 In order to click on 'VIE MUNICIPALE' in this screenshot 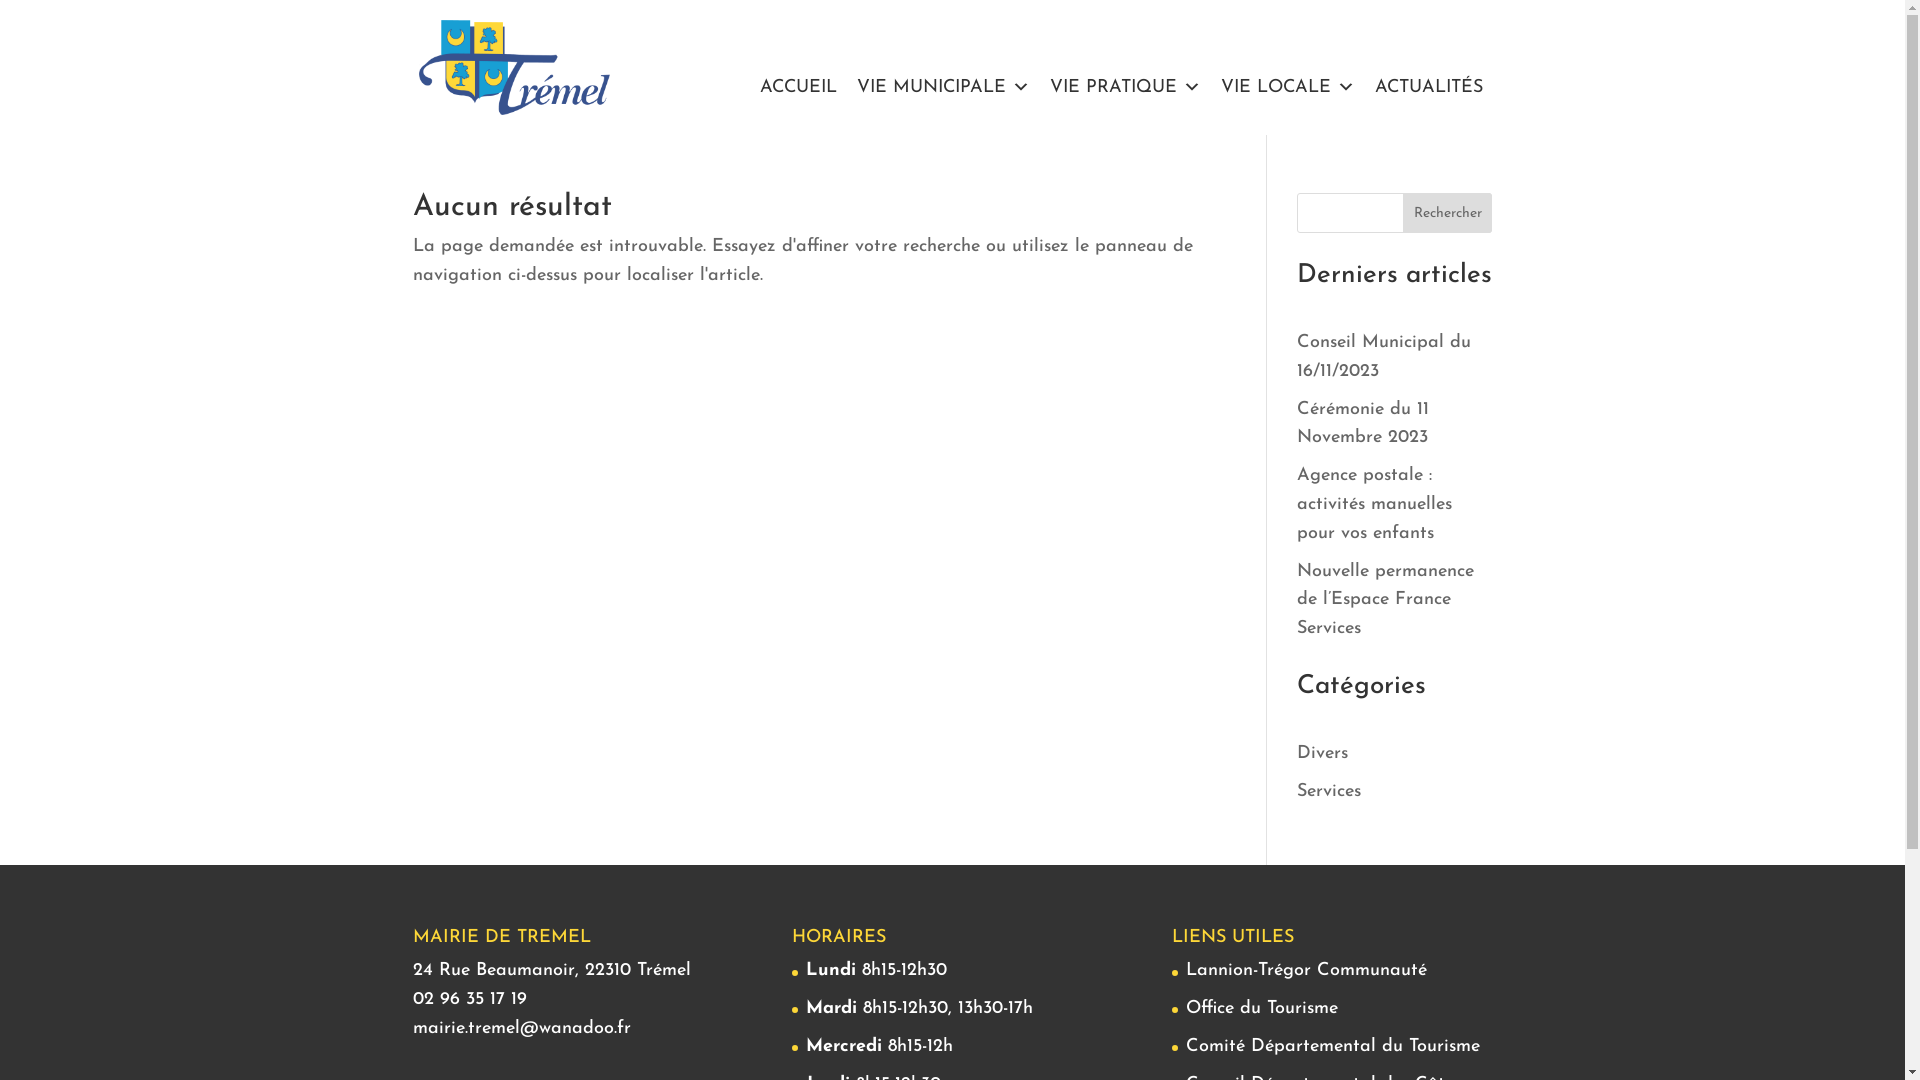, I will do `click(941, 86)`.